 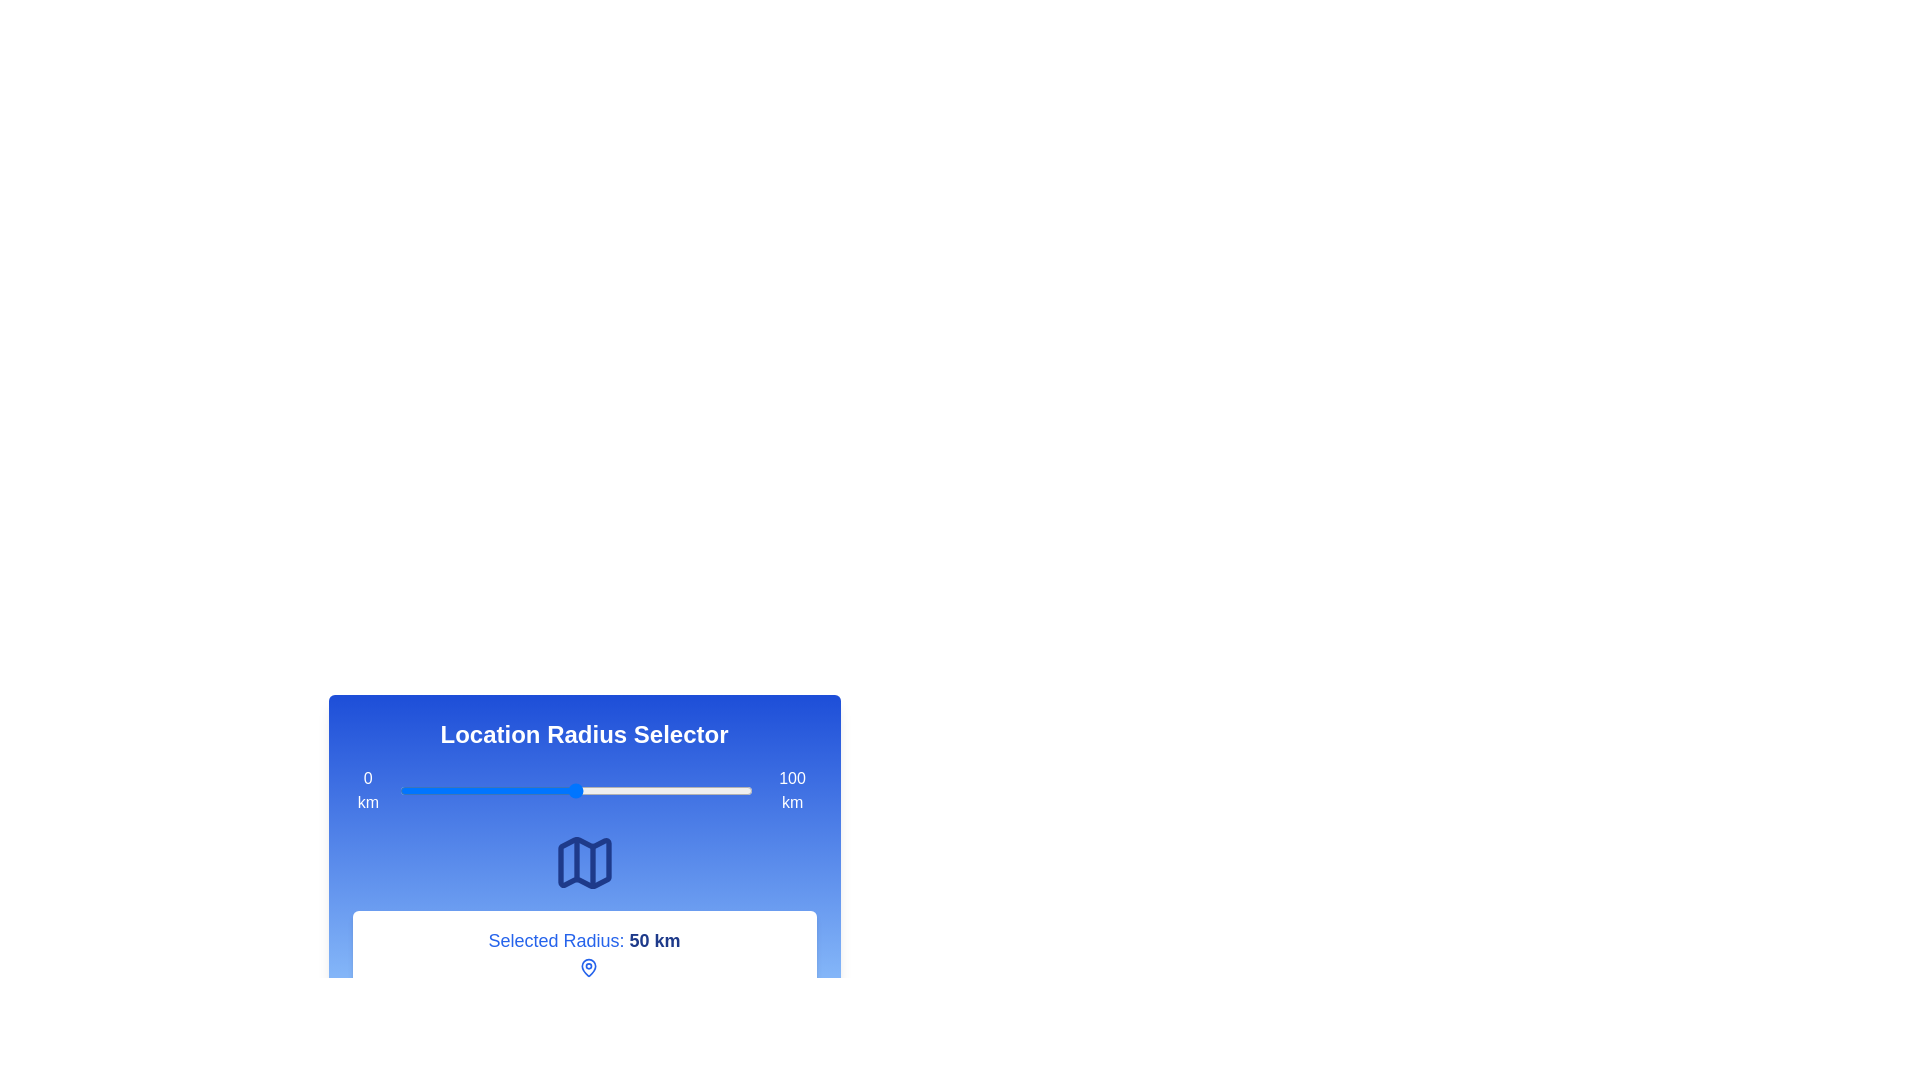 I want to click on the range slider to set the radius to 18 km, so click(x=462, y=789).